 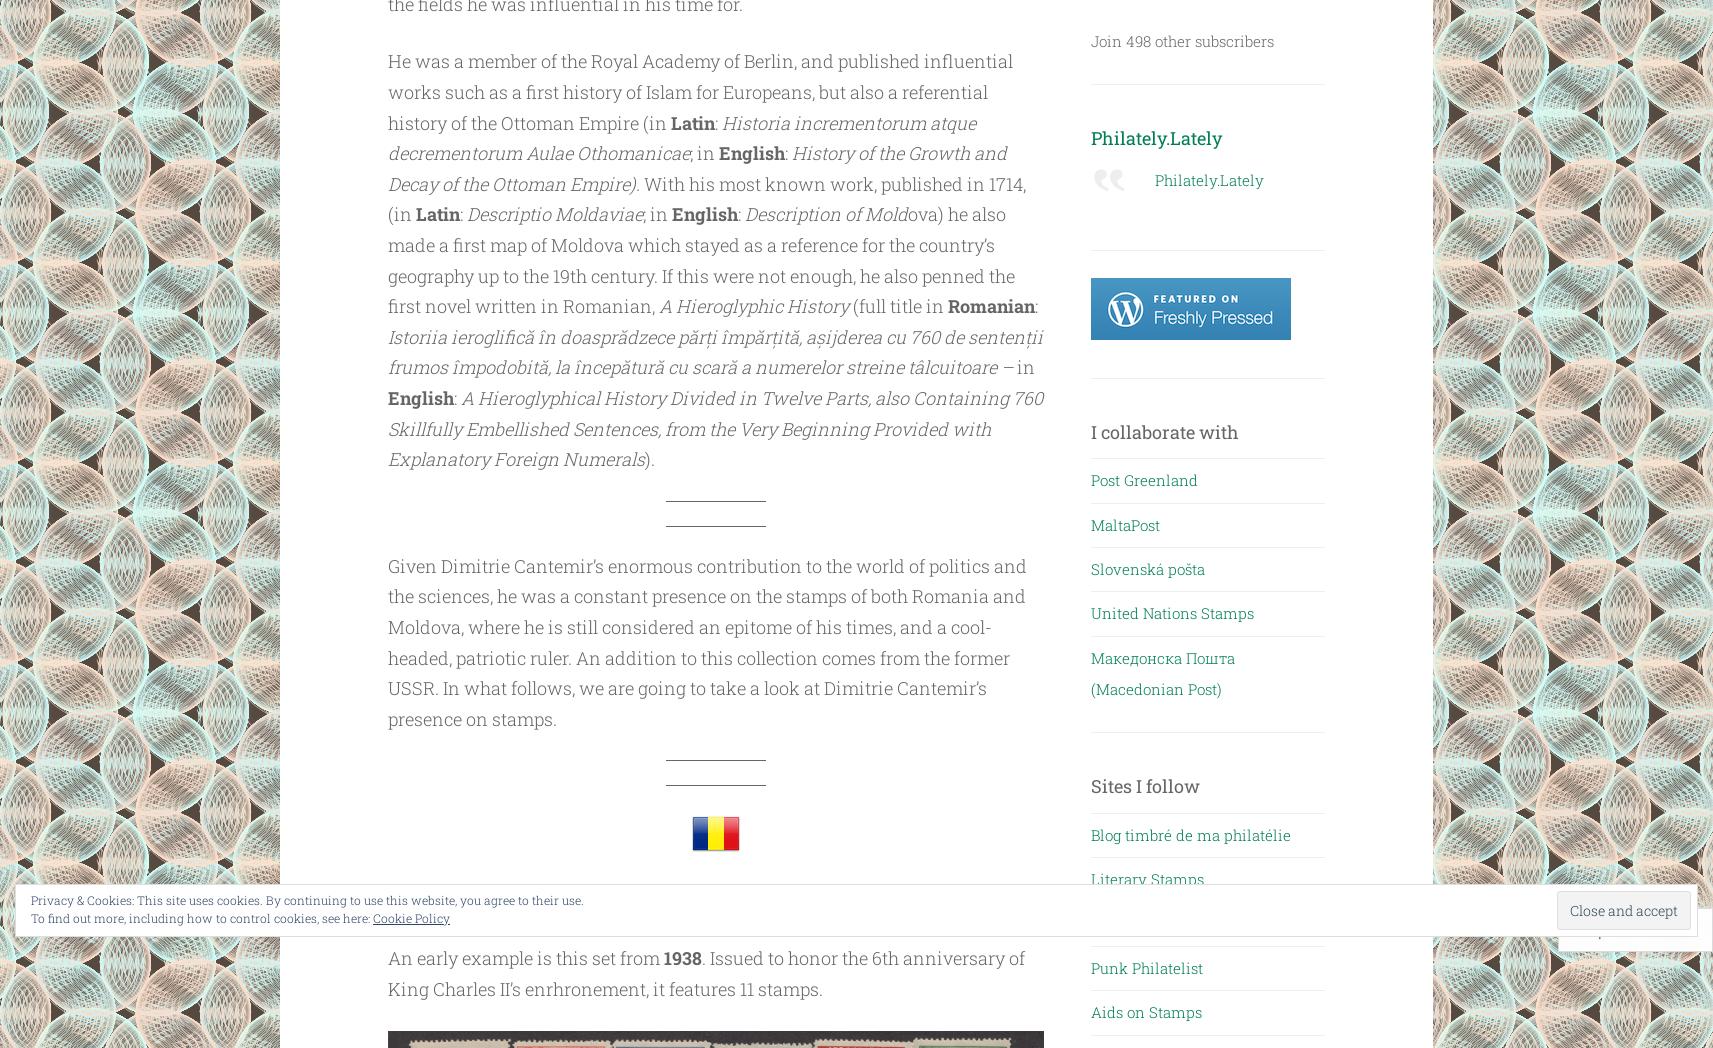 What do you see at coordinates (714, 413) in the screenshot?
I see `'A Hieroglyphical History Divided in Twelve Parts, also Containing 760 Skillfully Embellished Sentences, from the Very Beginning'` at bounding box center [714, 413].